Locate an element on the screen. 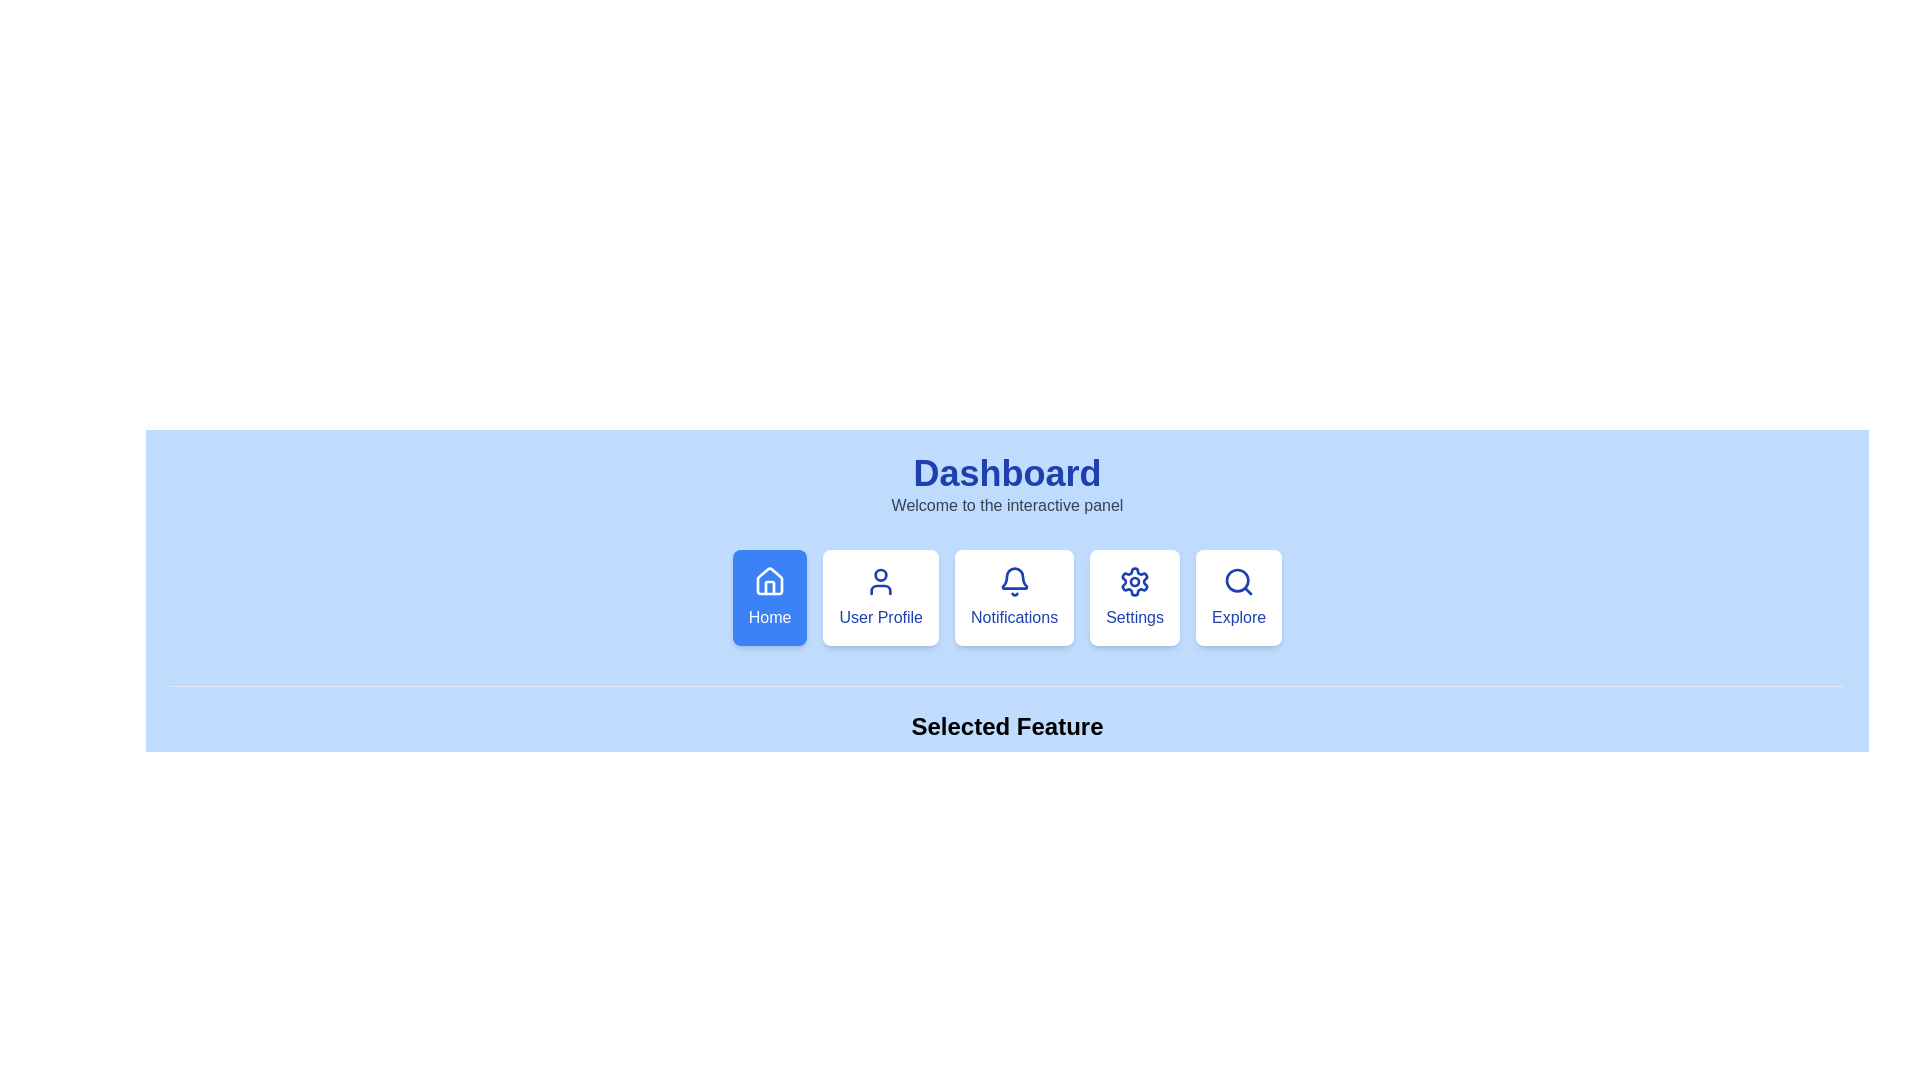 This screenshot has width=1920, height=1080. the 'User Profile' icon located at the top portion of the 'User Profile' card in the navigation row beneath the 'Dashboard' title is located at coordinates (880, 582).